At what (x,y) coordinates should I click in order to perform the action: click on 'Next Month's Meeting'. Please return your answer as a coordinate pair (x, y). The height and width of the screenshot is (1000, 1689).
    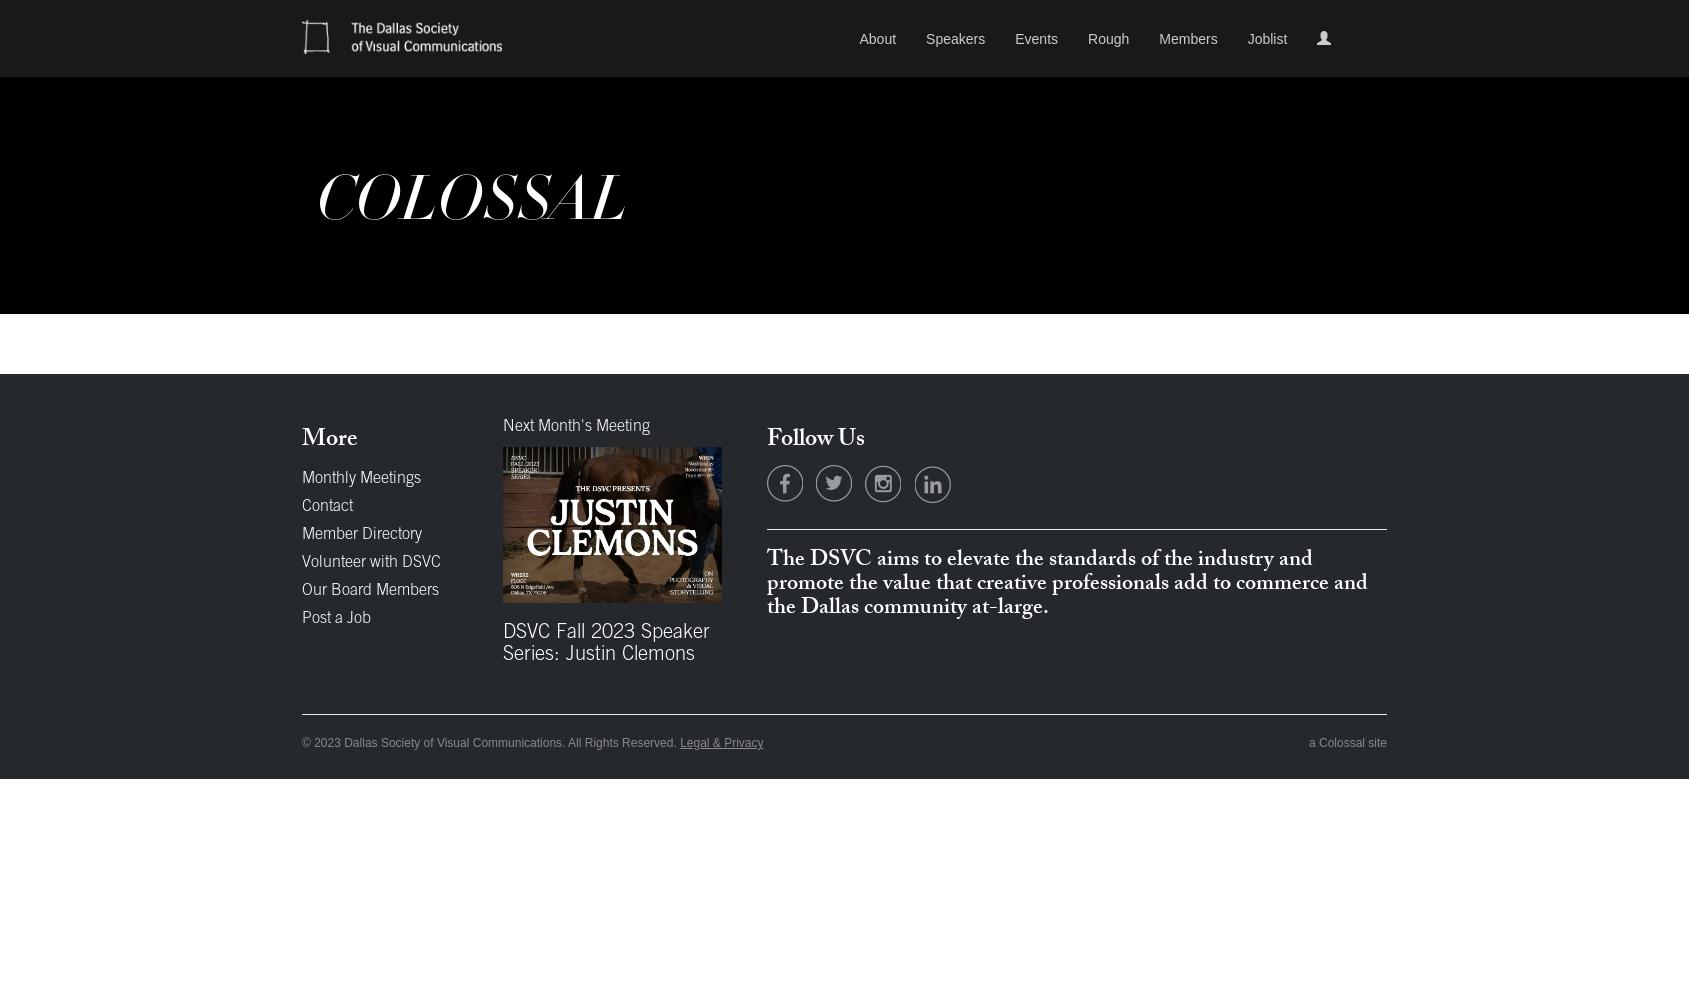
    Looking at the image, I should click on (574, 427).